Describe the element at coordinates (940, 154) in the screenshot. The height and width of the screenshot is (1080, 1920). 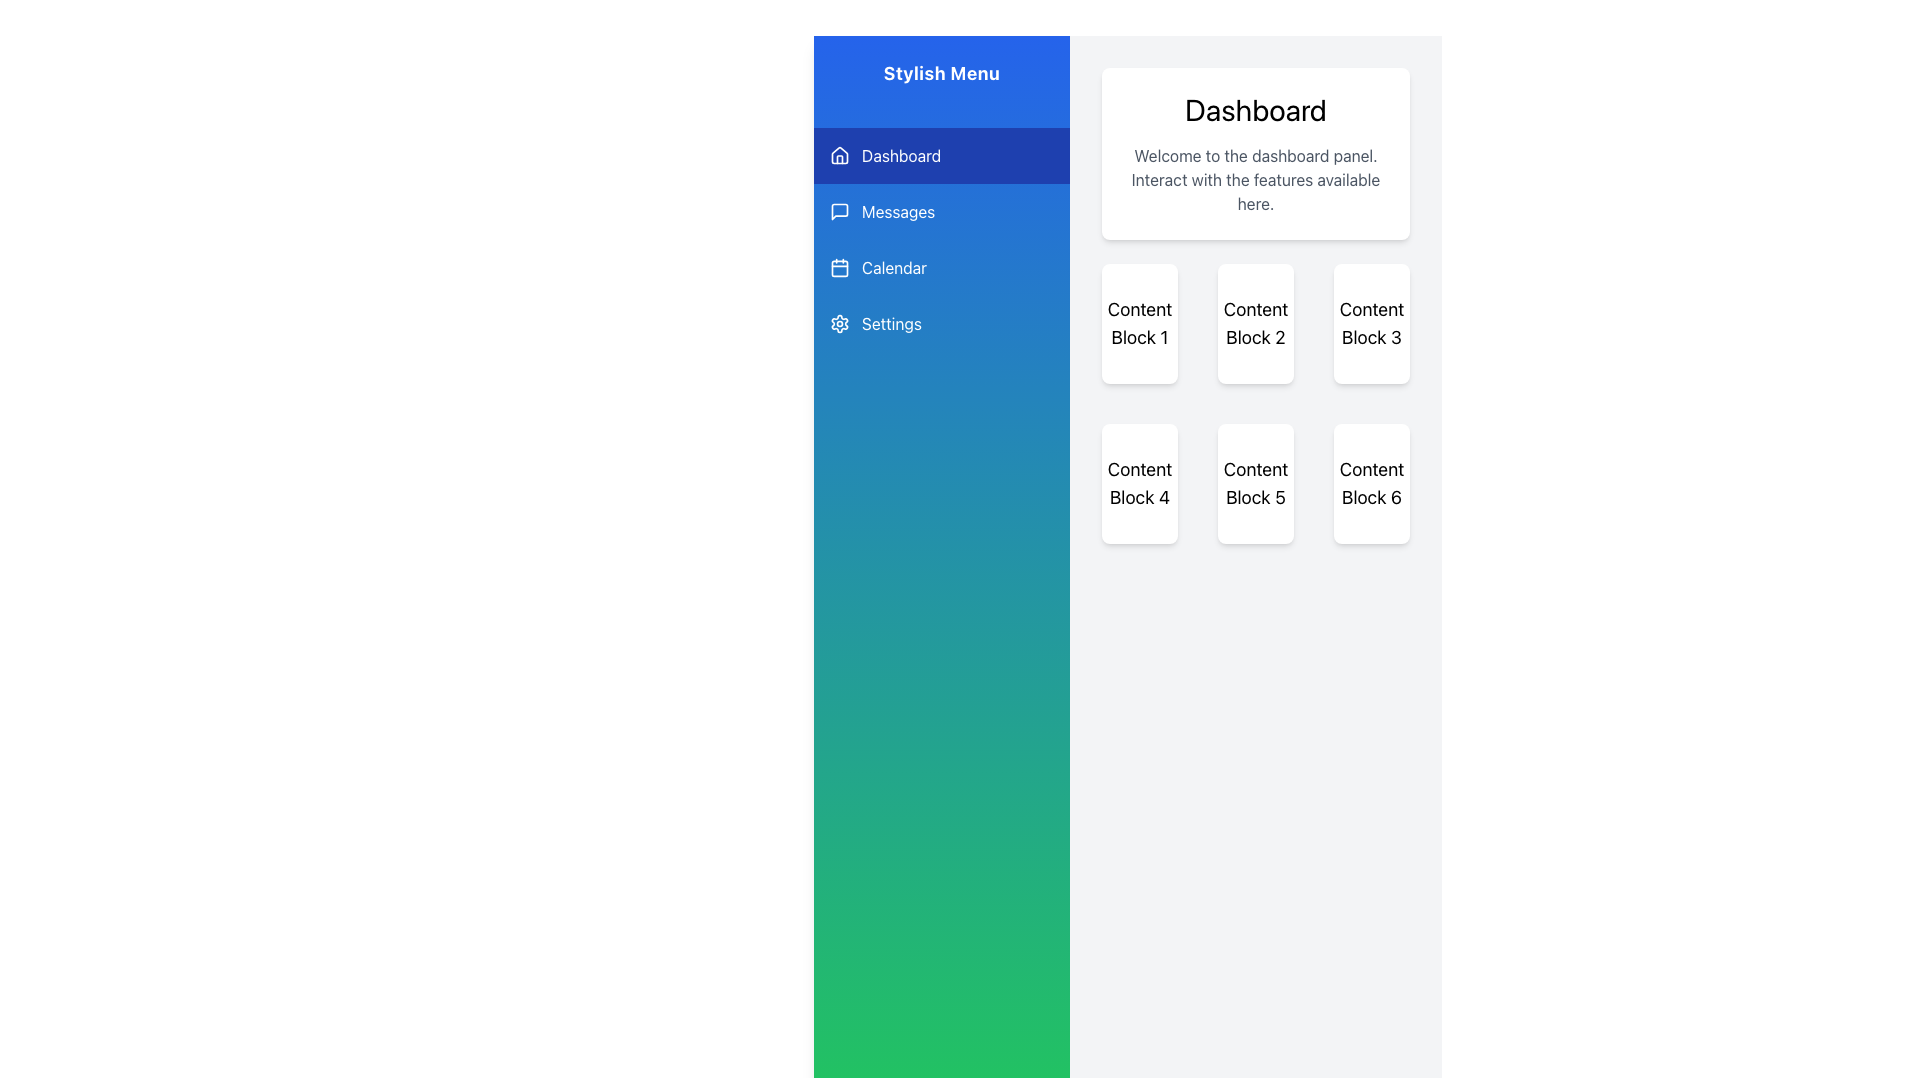
I see `the first menu item in the side menu` at that location.